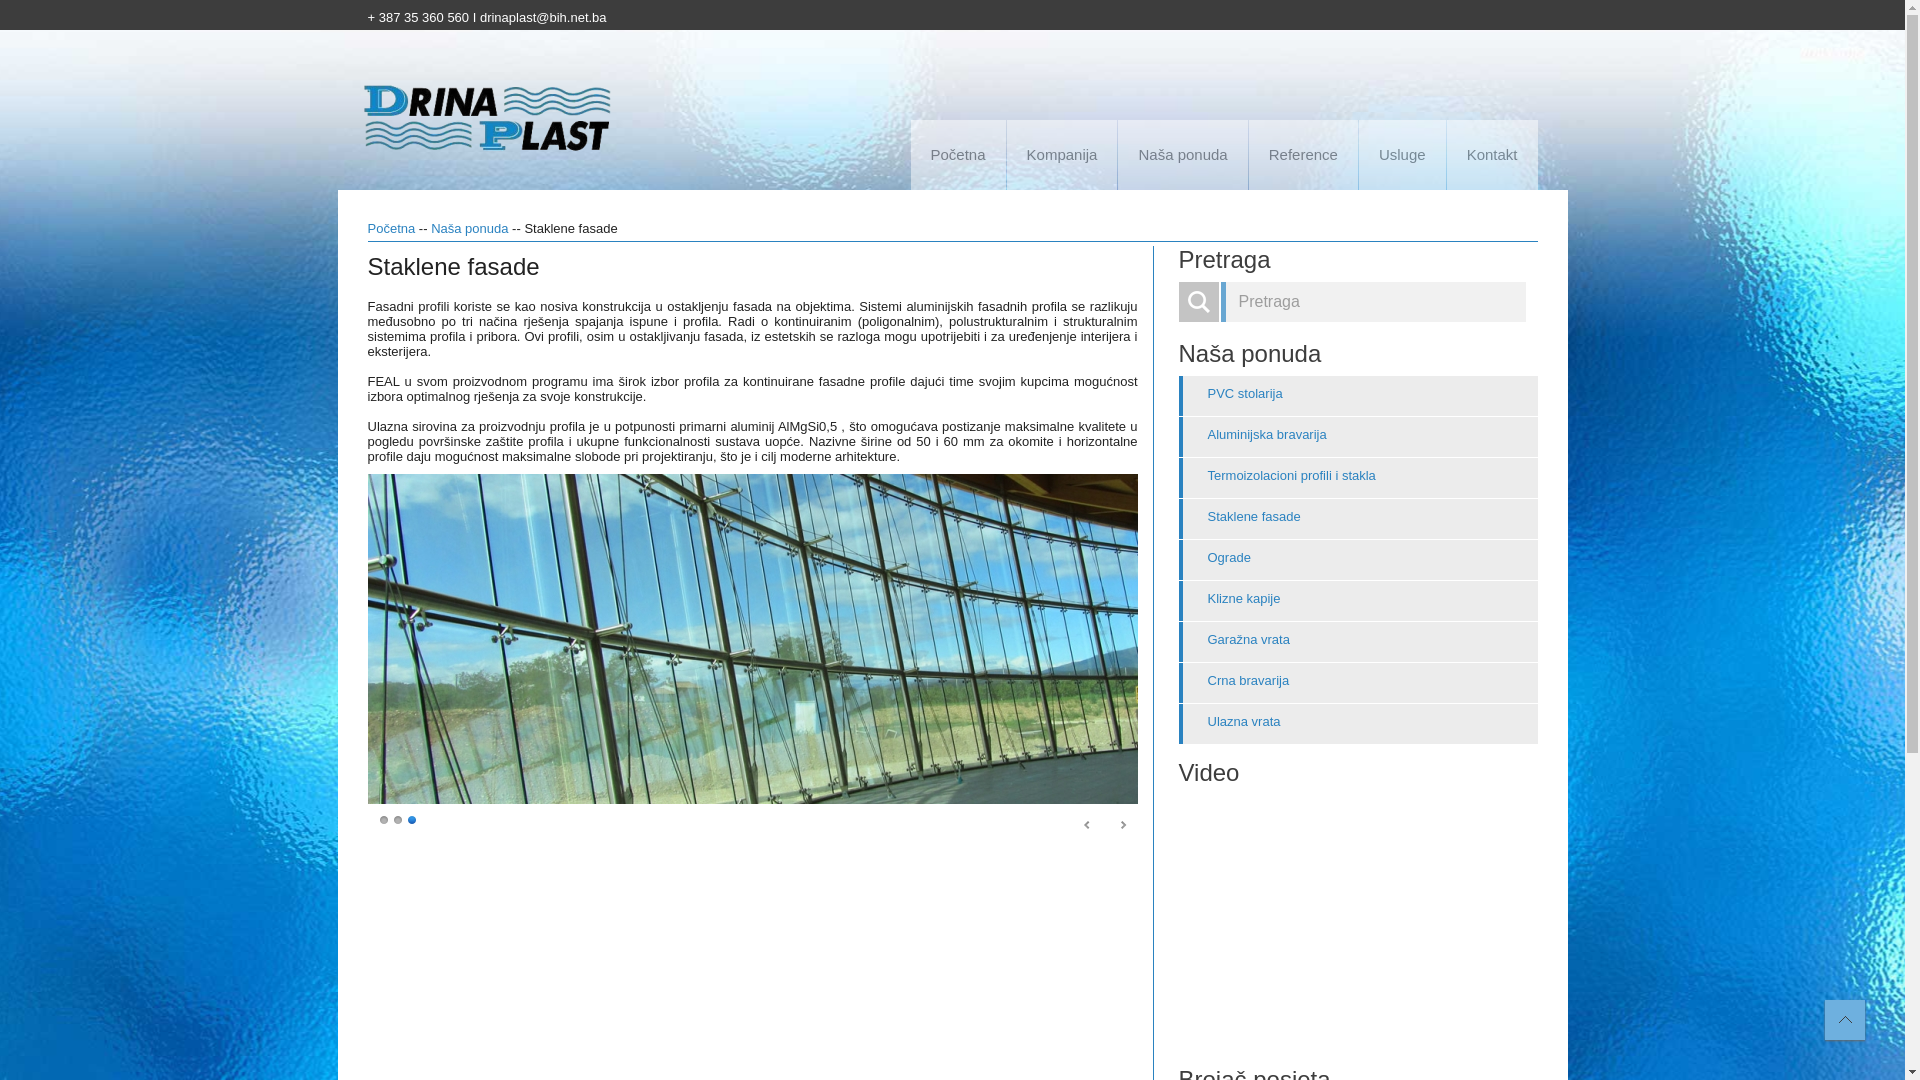 The height and width of the screenshot is (1080, 1920). What do you see at coordinates (543, 17) in the screenshot?
I see `'drinaplast@bih.net.ba'` at bounding box center [543, 17].